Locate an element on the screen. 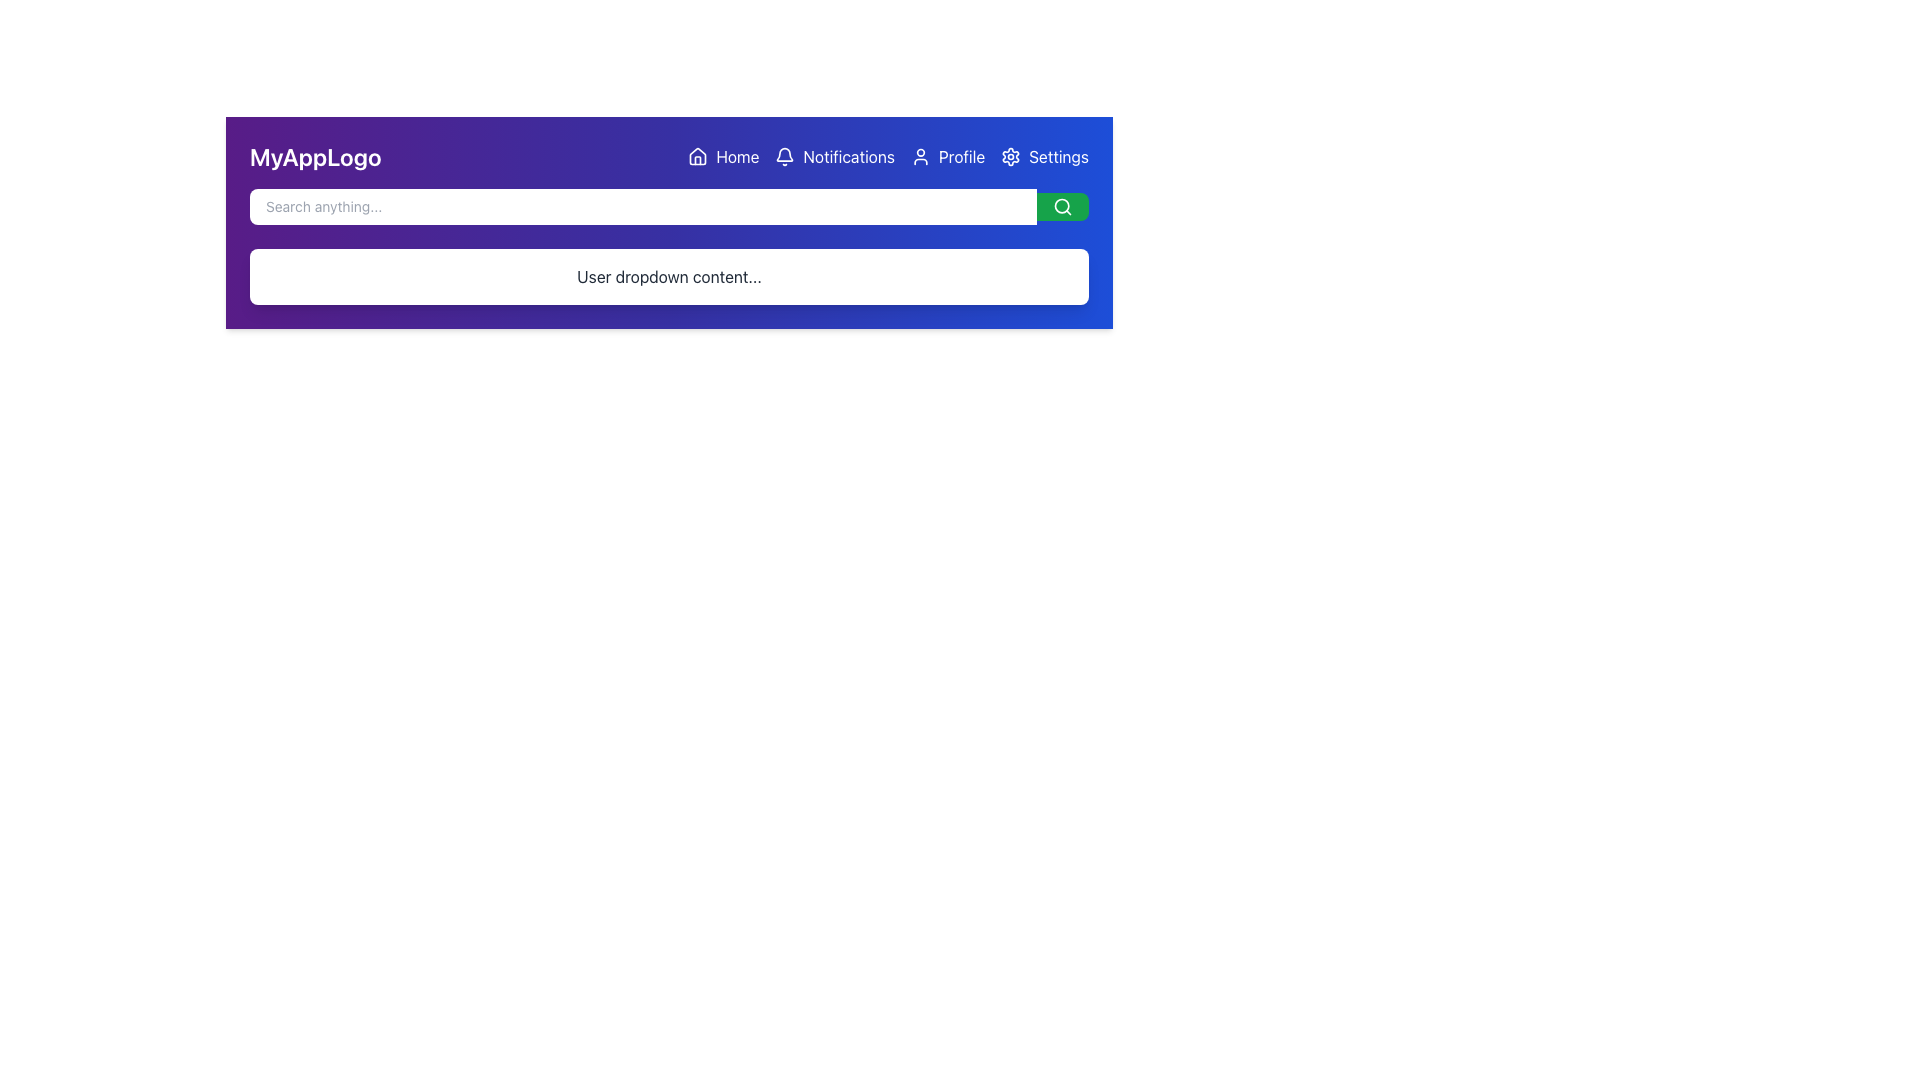 The width and height of the screenshot is (1920, 1080). the non-interactive Text Label that displays the application's name, located in the header section at the leftmost position is located at coordinates (314, 156).